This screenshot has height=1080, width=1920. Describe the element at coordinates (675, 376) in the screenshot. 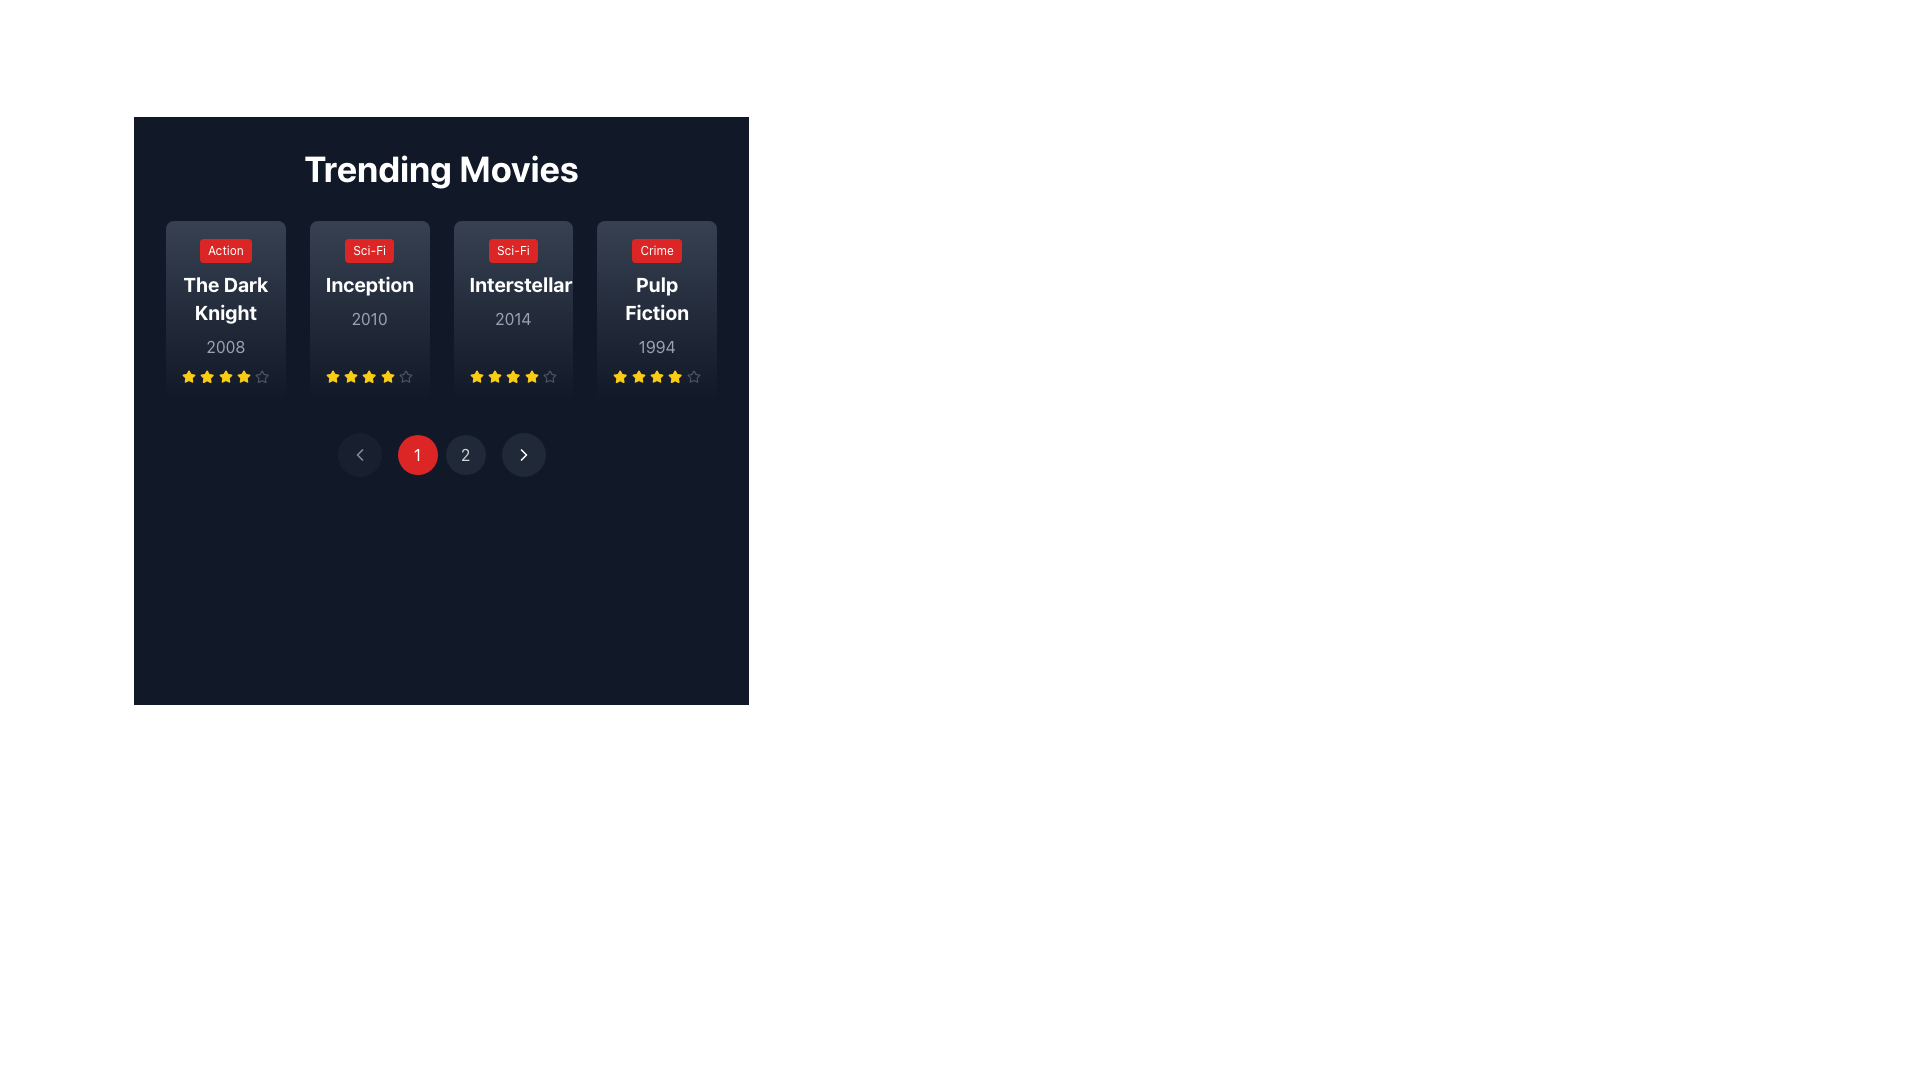

I see `the fifth rating star in the horizontal group of star icons for the movie 'Pulp Fiction' in the 'Trending Movies' section to rate it` at that location.